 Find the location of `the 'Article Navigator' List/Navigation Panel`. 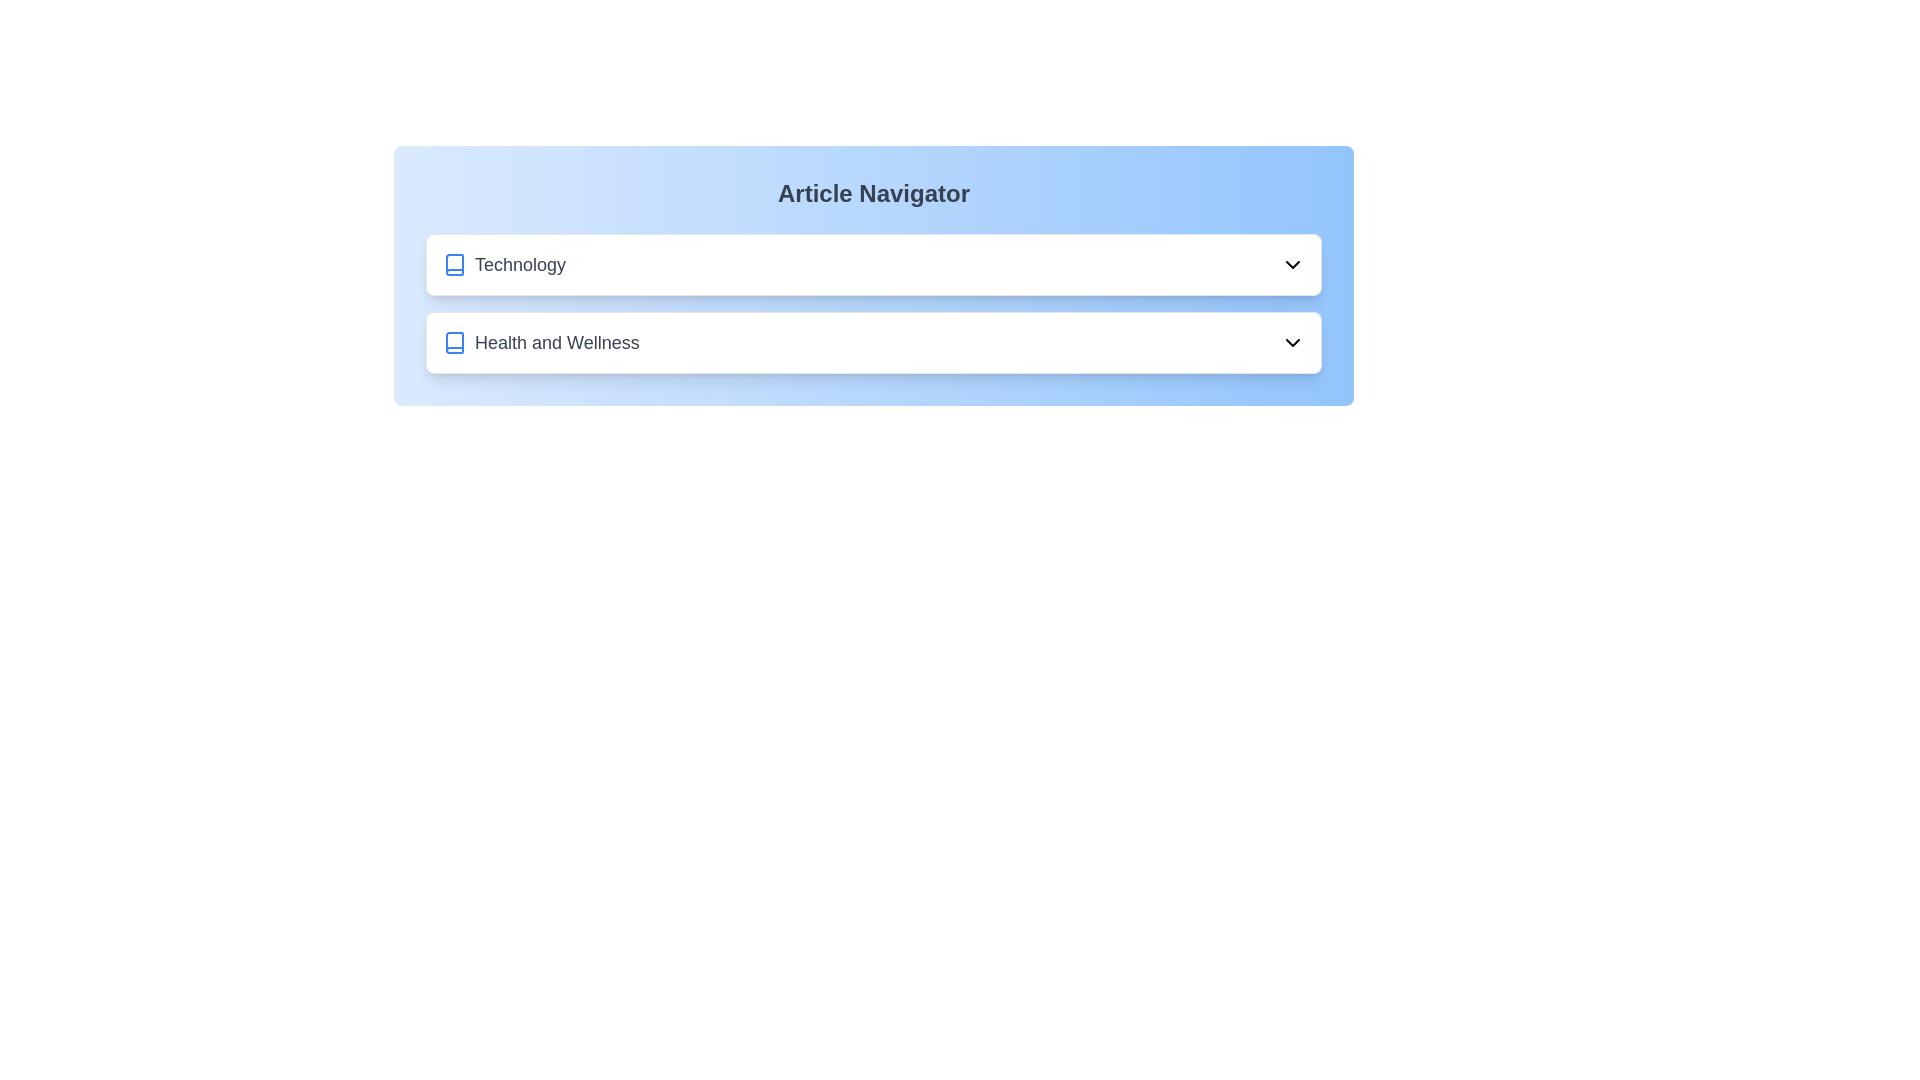

the 'Article Navigator' List/Navigation Panel is located at coordinates (873, 304).